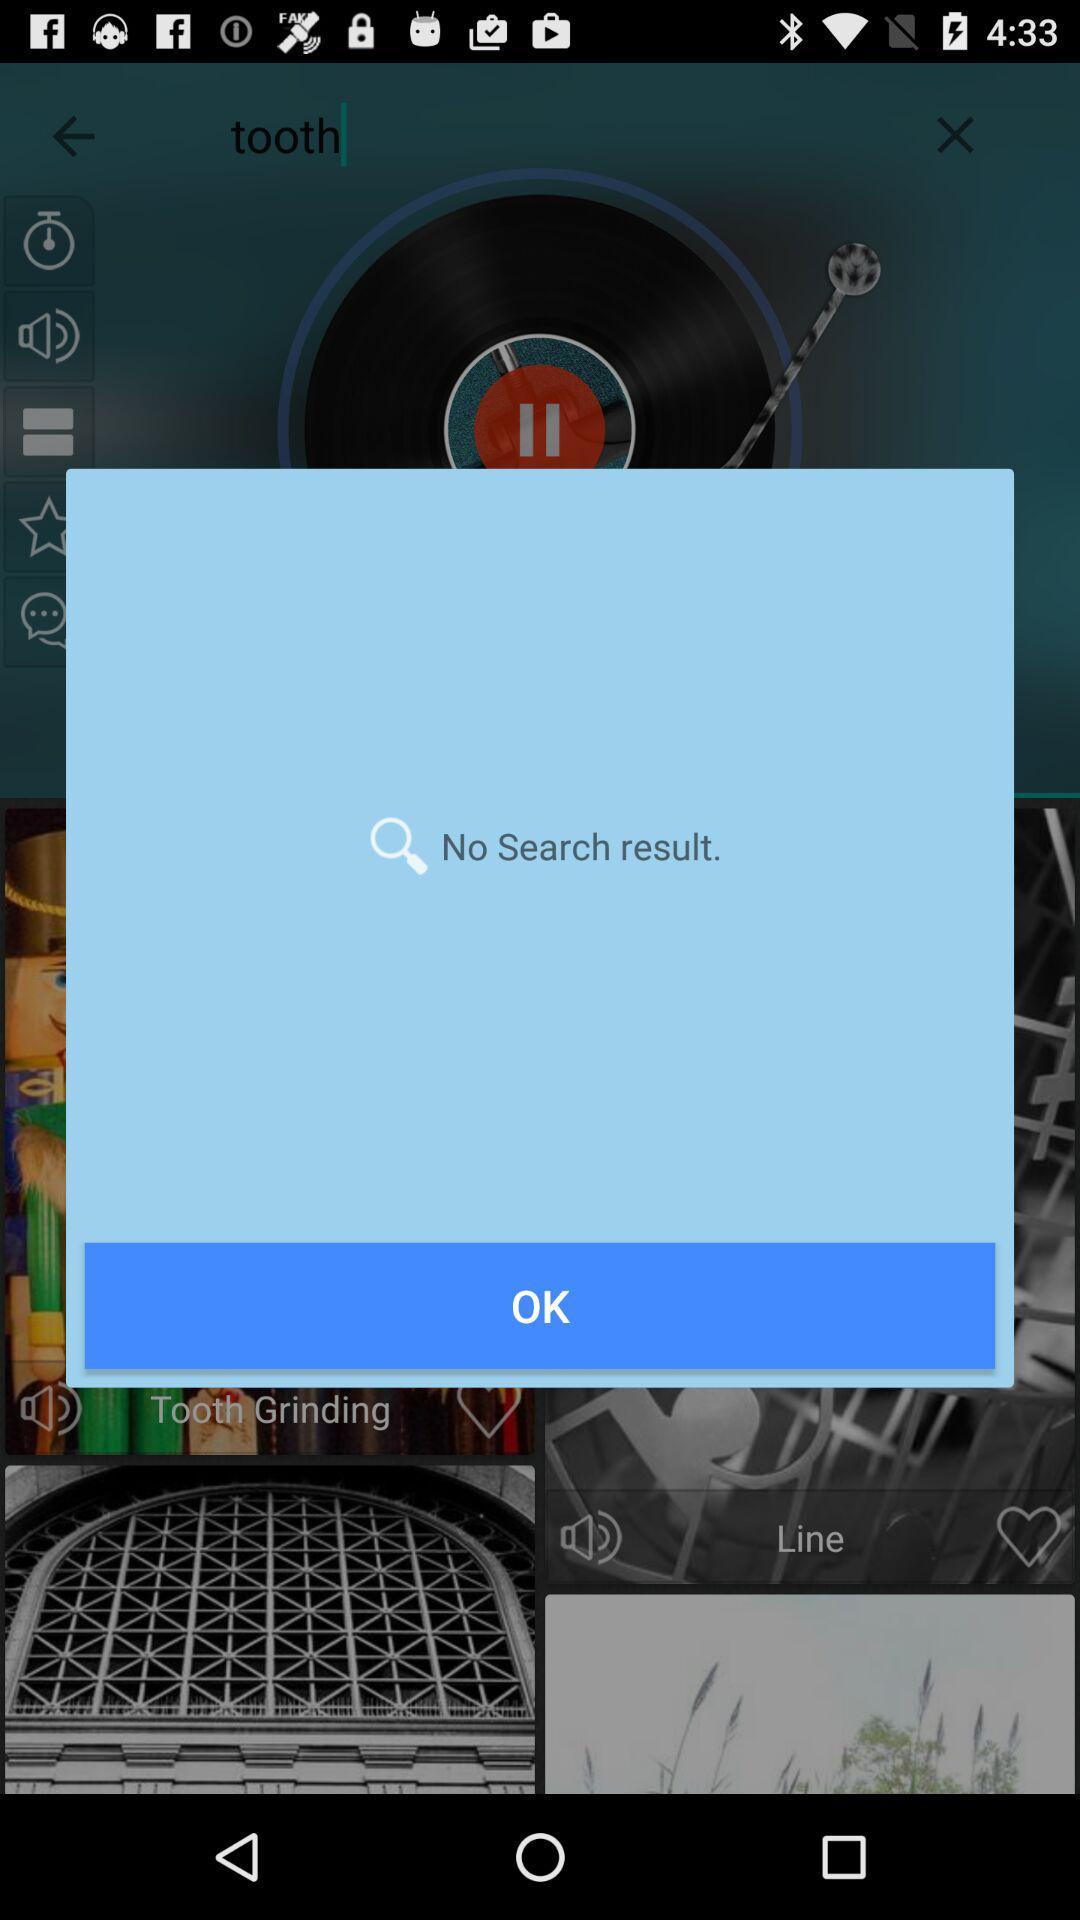 The image size is (1080, 1920). I want to click on the ok, so click(540, 1305).